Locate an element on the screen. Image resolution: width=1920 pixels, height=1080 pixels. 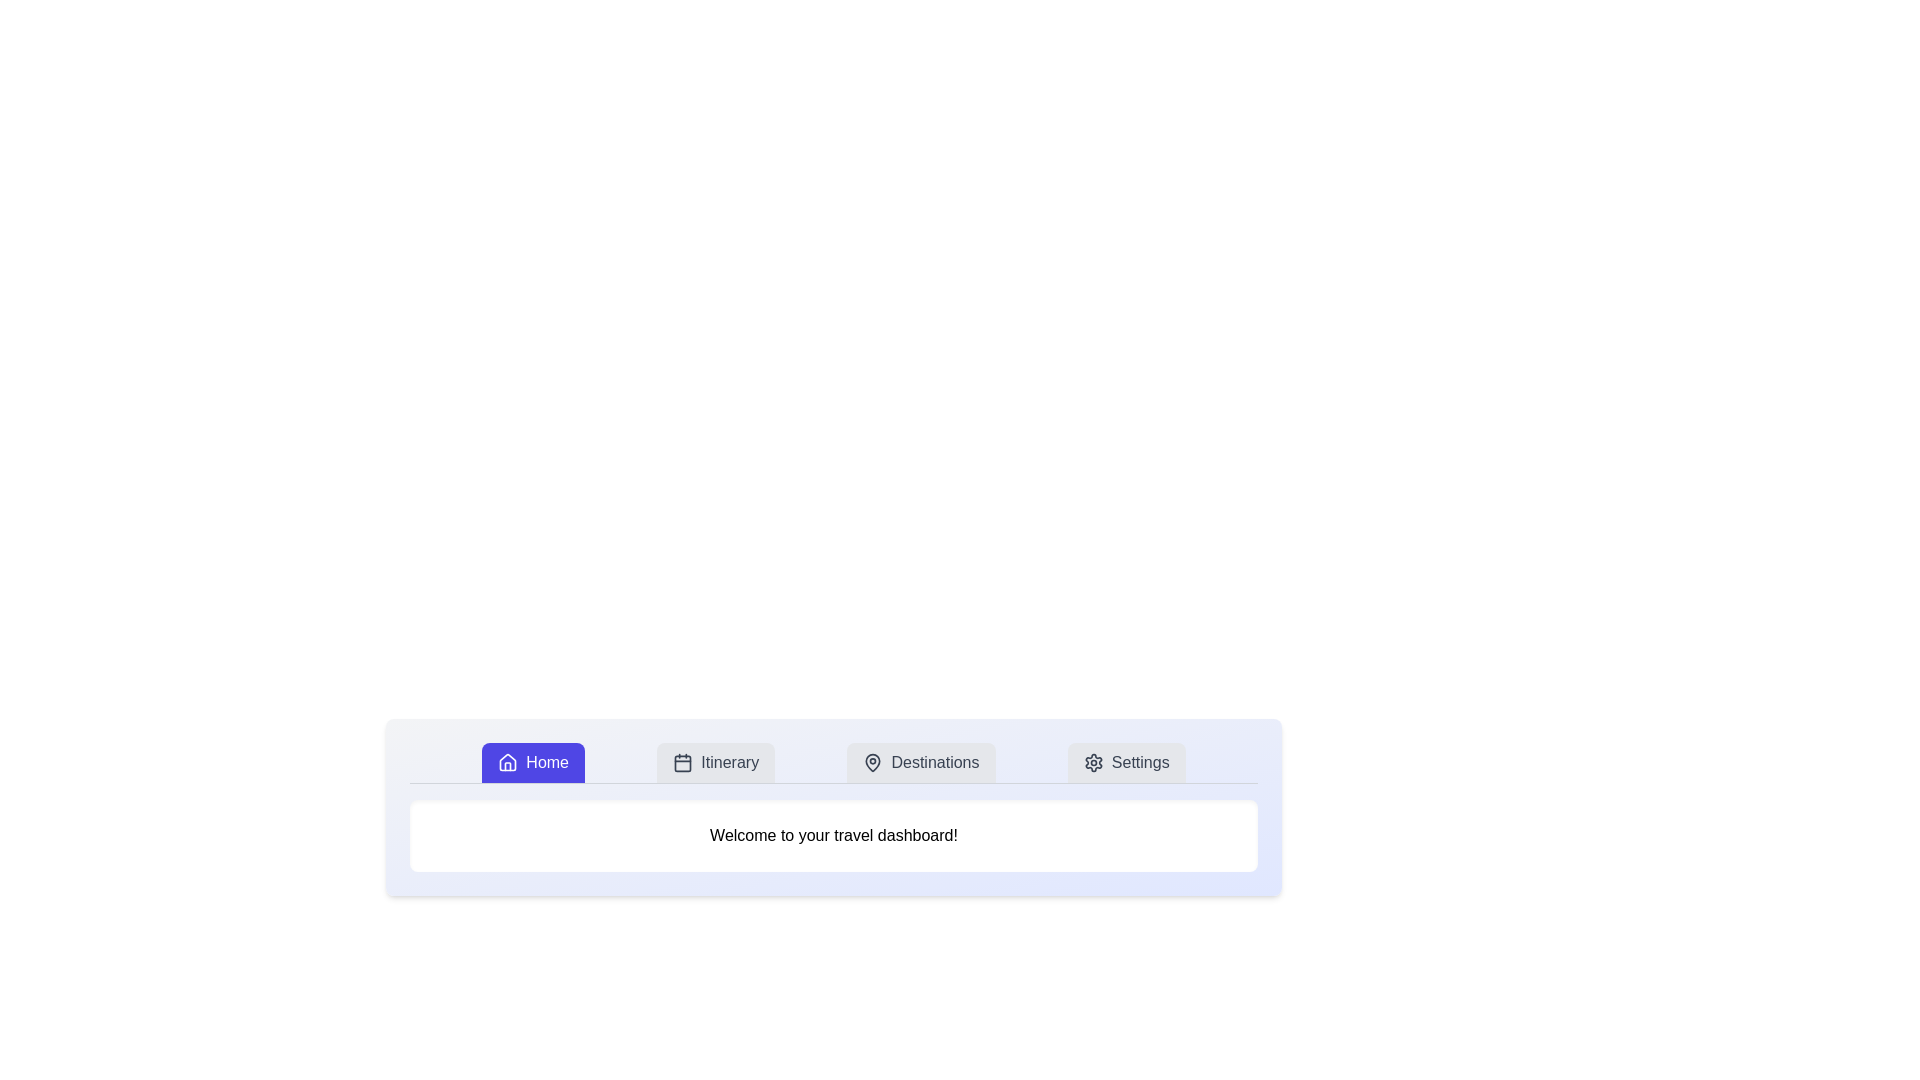
the gear icon located to the left of the 'Settings' text in the last button on the navigation bar is located at coordinates (1092, 763).